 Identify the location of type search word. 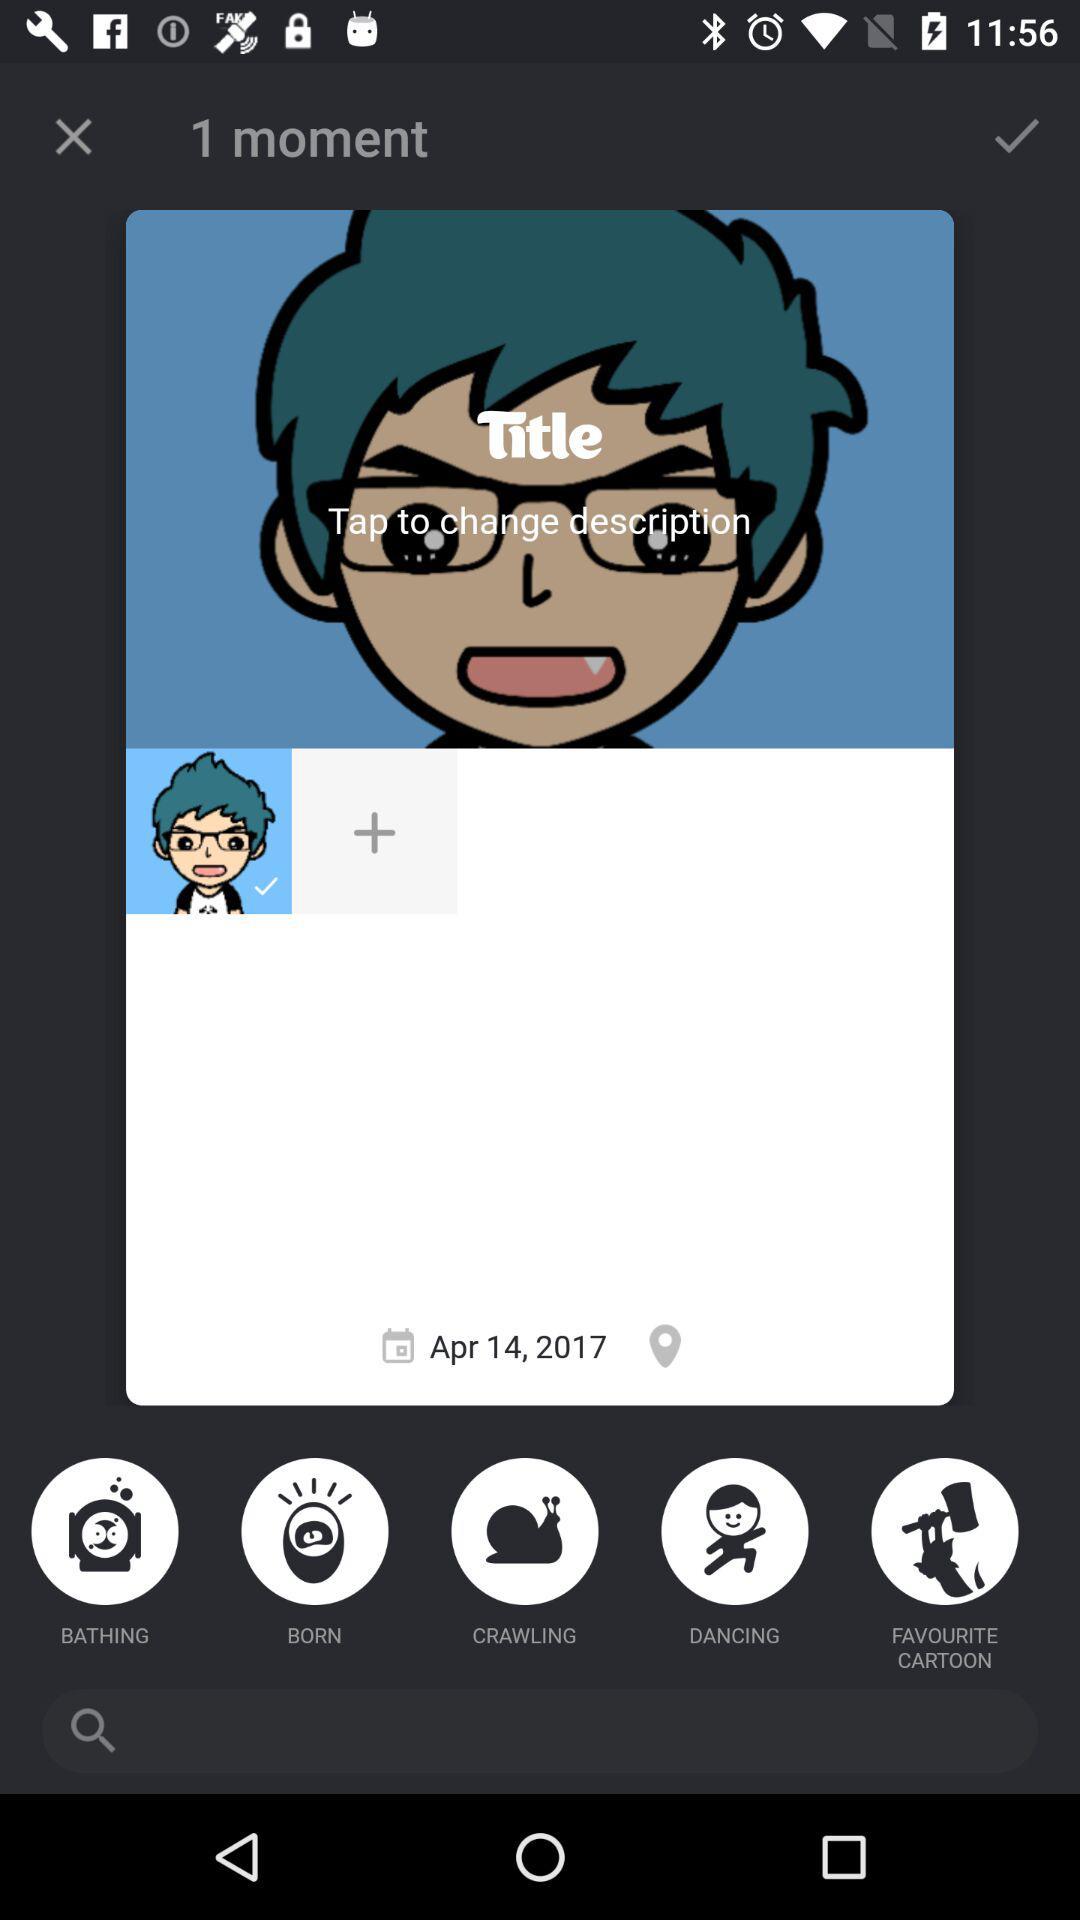
(540, 1730).